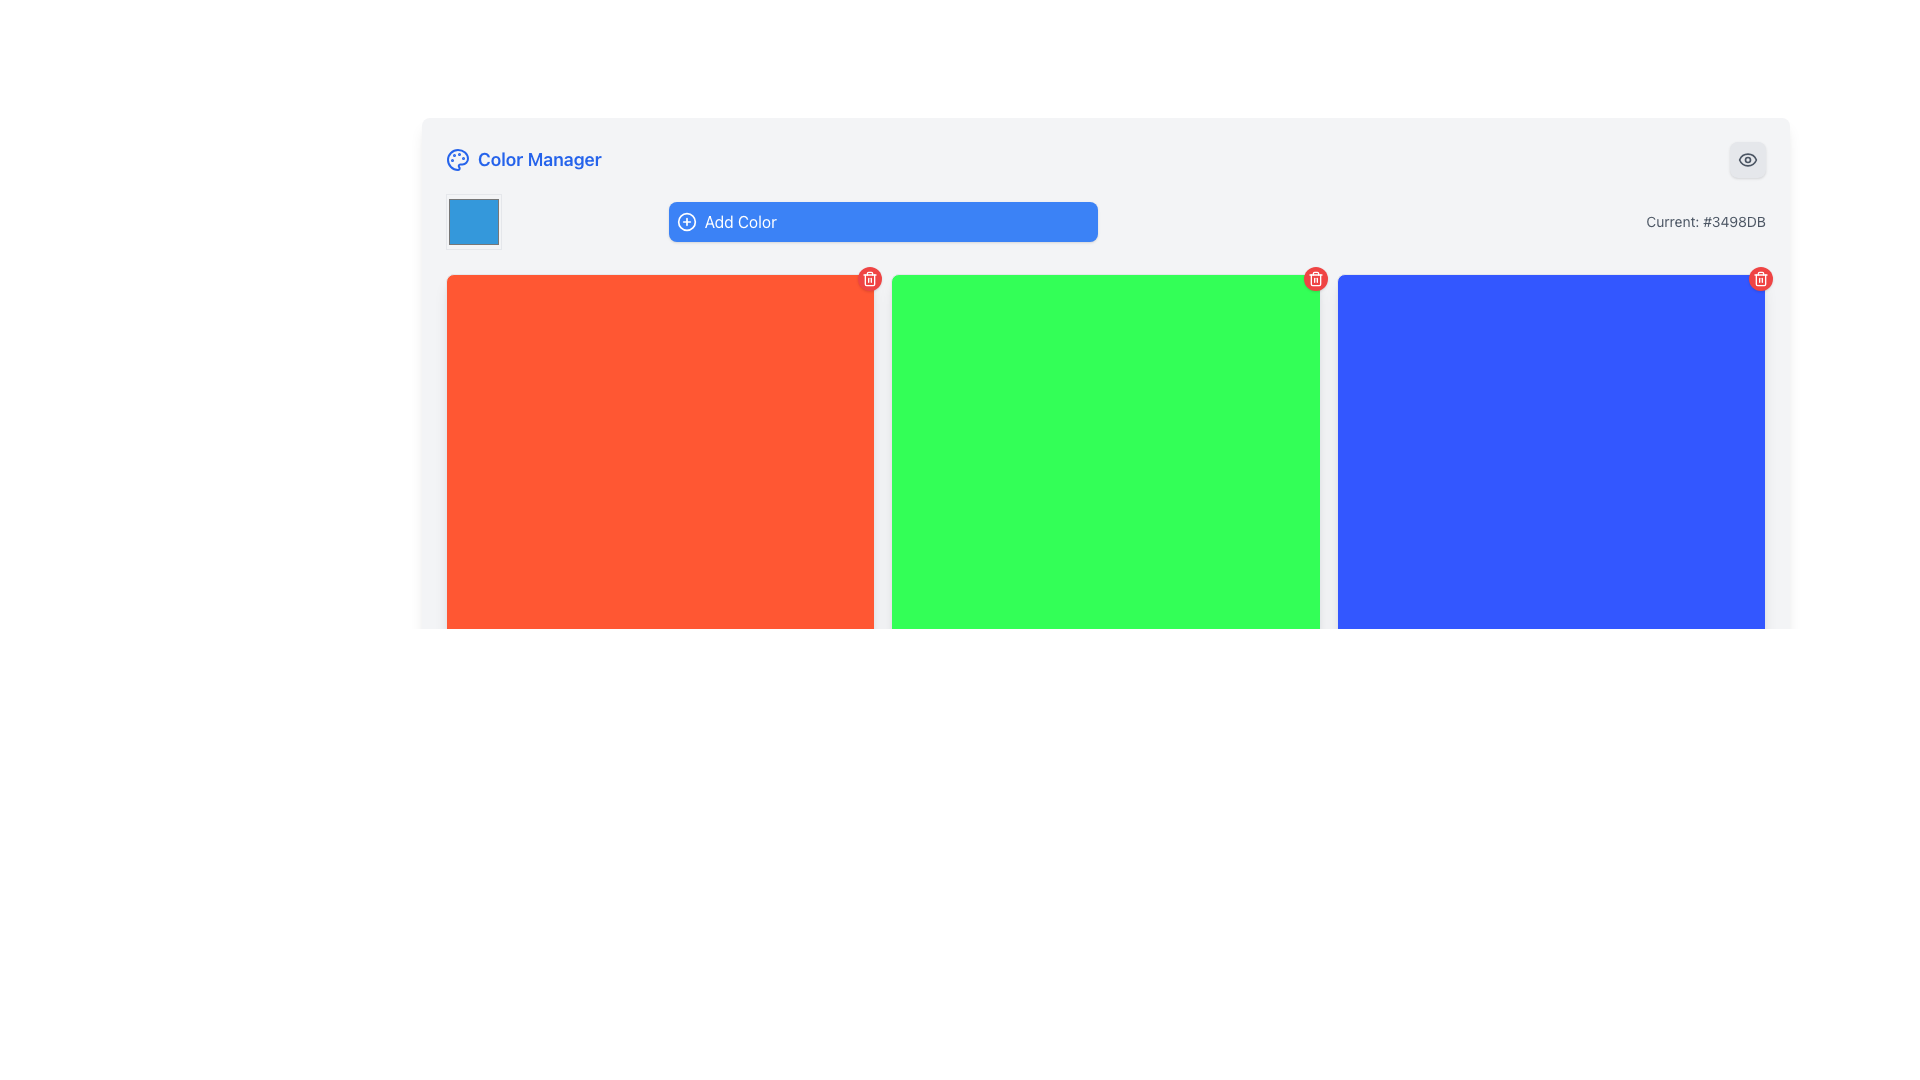 This screenshot has height=1080, width=1920. Describe the element at coordinates (1746, 158) in the screenshot. I see `the button located in the top right corner of the interface` at that location.